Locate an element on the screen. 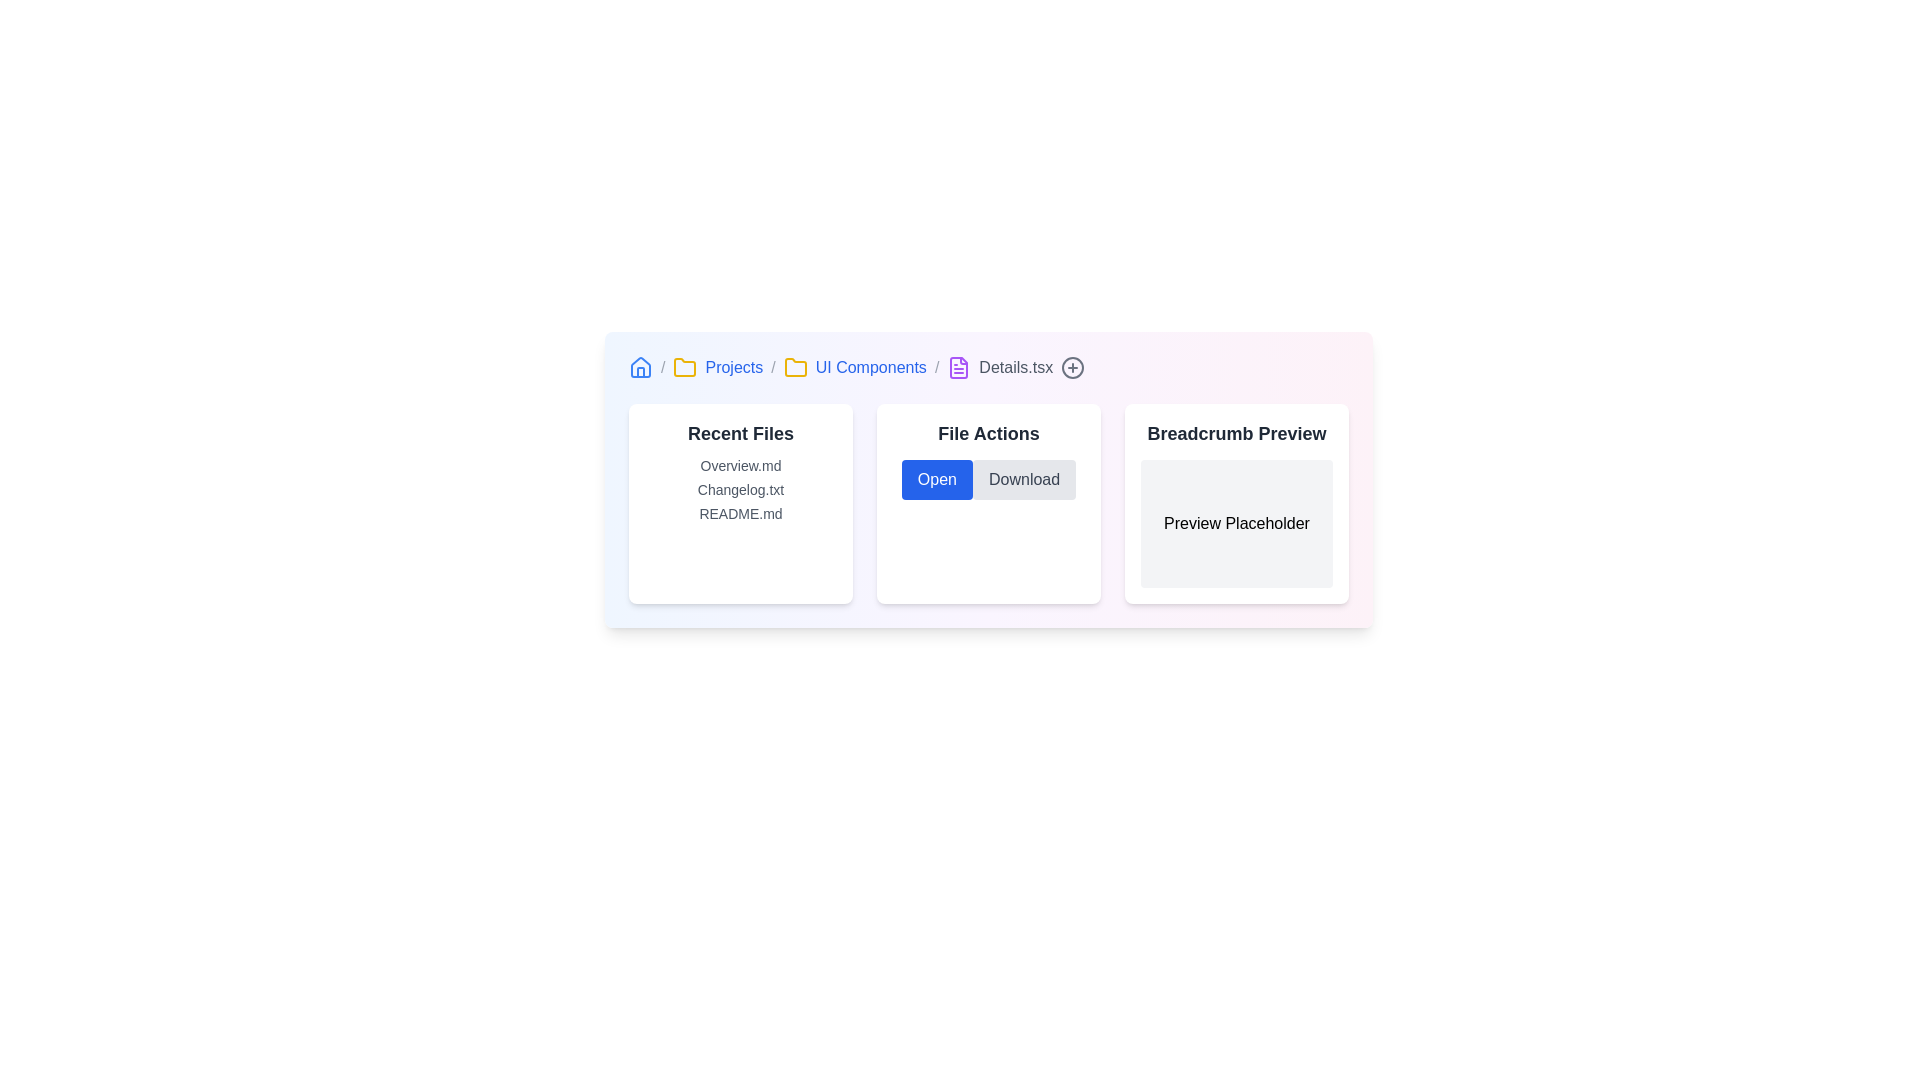 The image size is (1920, 1080). the 'README.md' text label located in the 'Recent Files' card section for interaction is located at coordinates (739, 512).